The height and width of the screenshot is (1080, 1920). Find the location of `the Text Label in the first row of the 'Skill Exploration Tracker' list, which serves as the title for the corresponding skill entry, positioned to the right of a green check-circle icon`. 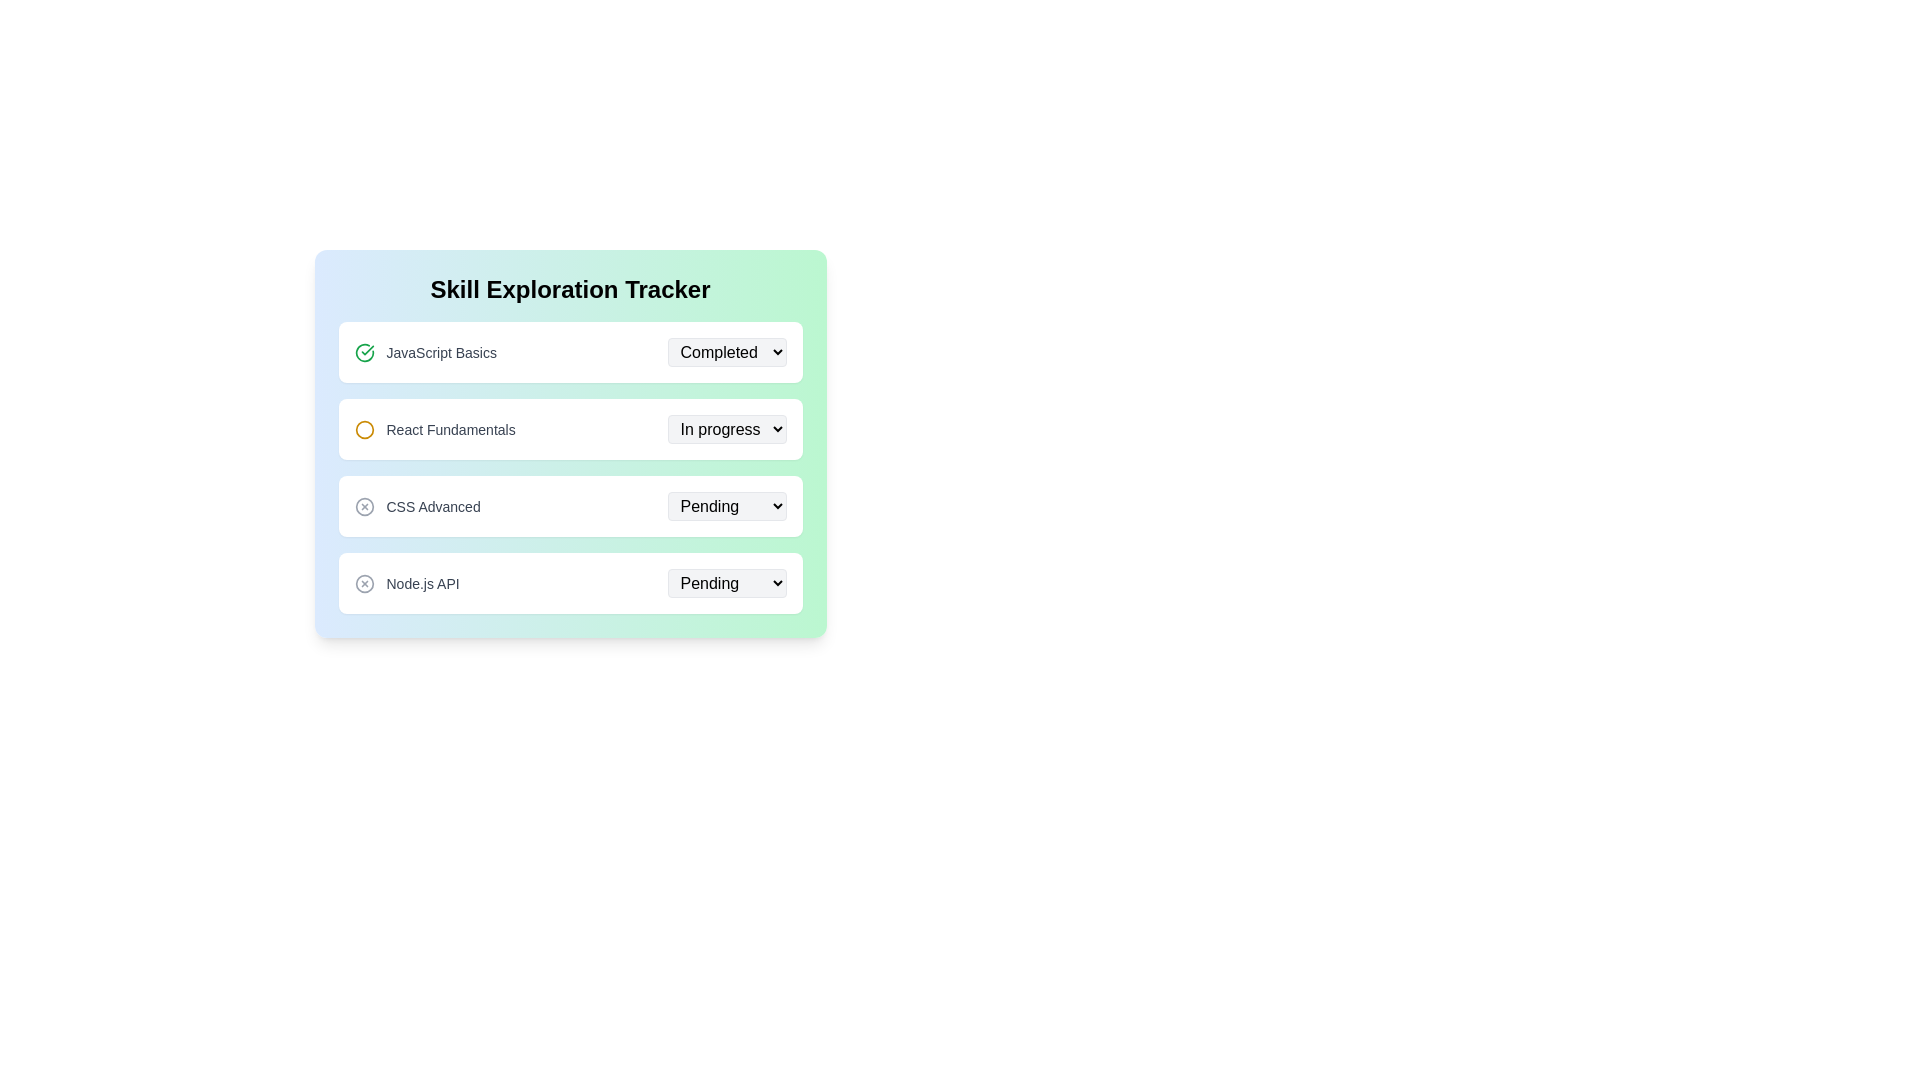

the Text Label in the first row of the 'Skill Exploration Tracker' list, which serves as the title for the corresponding skill entry, positioned to the right of a green check-circle icon is located at coordinates (440, 351).